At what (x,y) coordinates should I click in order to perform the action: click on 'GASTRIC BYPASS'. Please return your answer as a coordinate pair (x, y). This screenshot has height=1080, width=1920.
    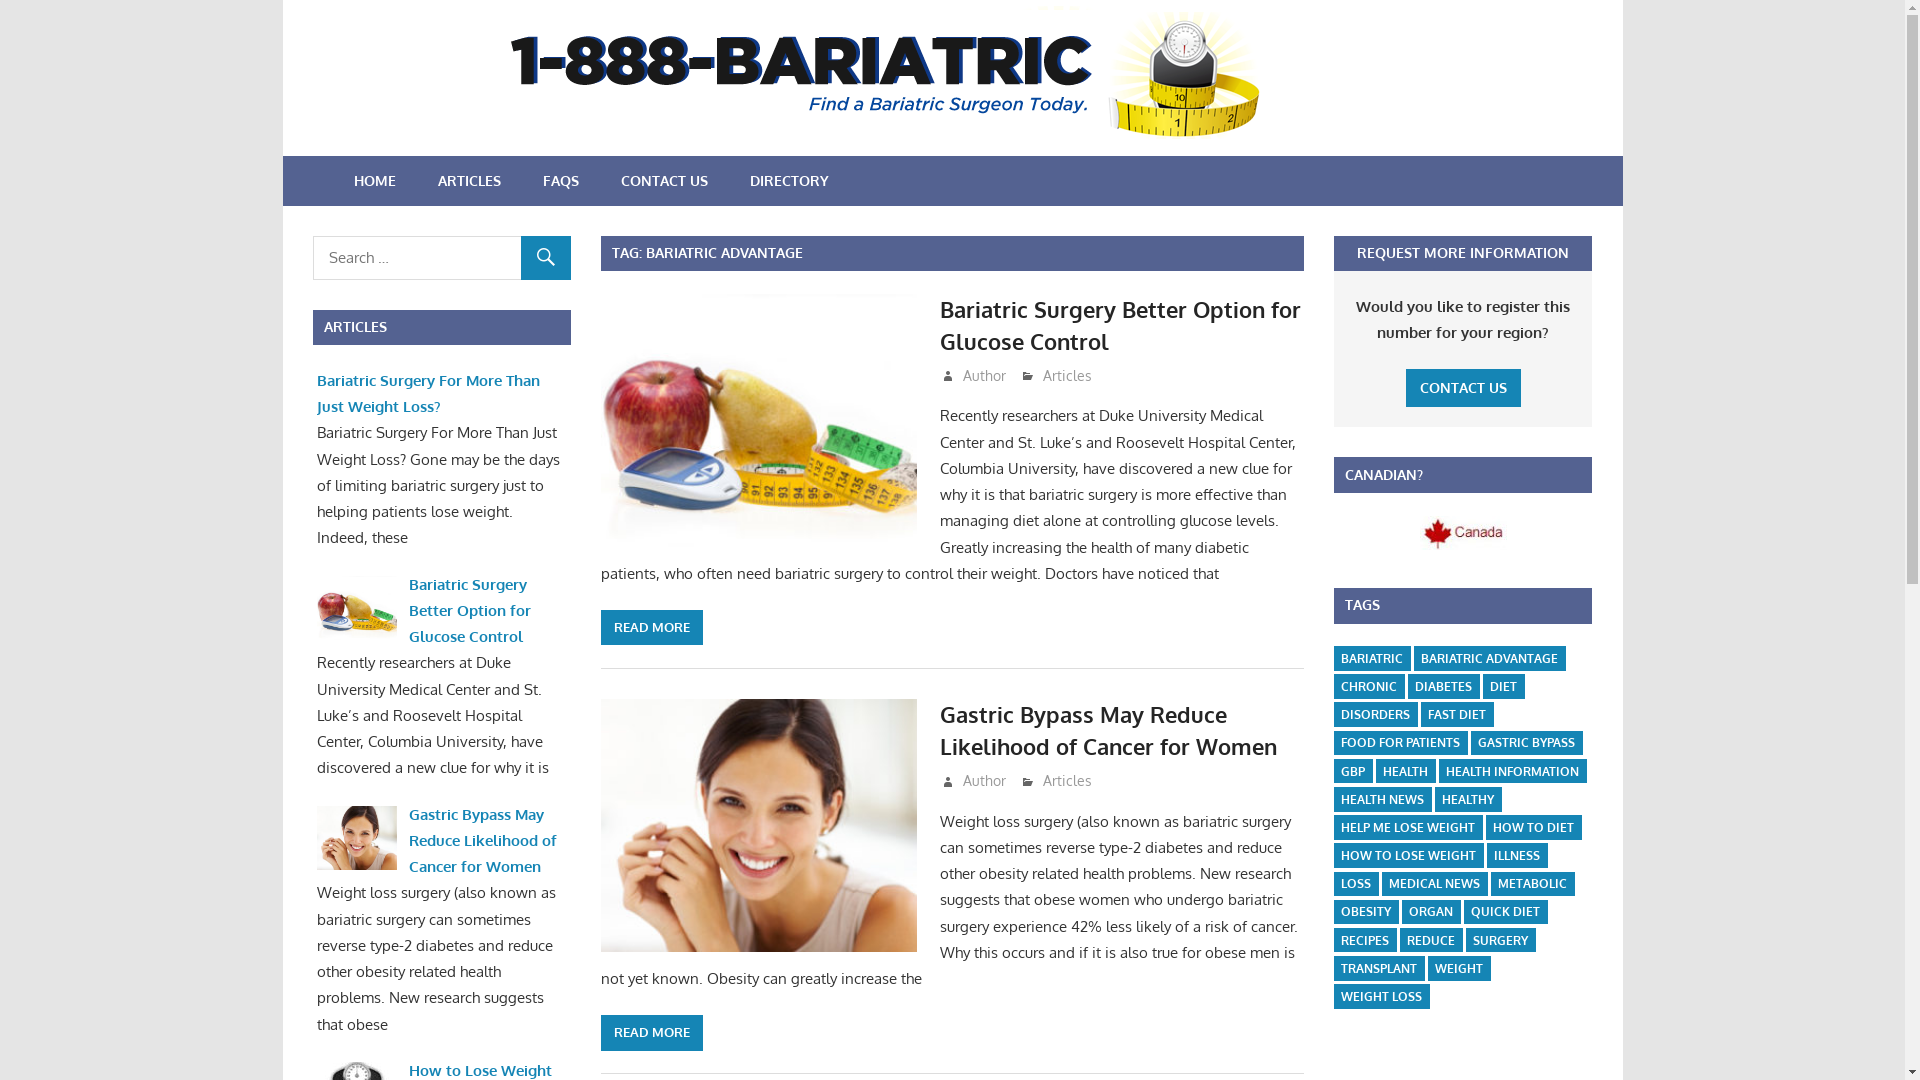
    Looking at the image, I should click on (1525, 743).